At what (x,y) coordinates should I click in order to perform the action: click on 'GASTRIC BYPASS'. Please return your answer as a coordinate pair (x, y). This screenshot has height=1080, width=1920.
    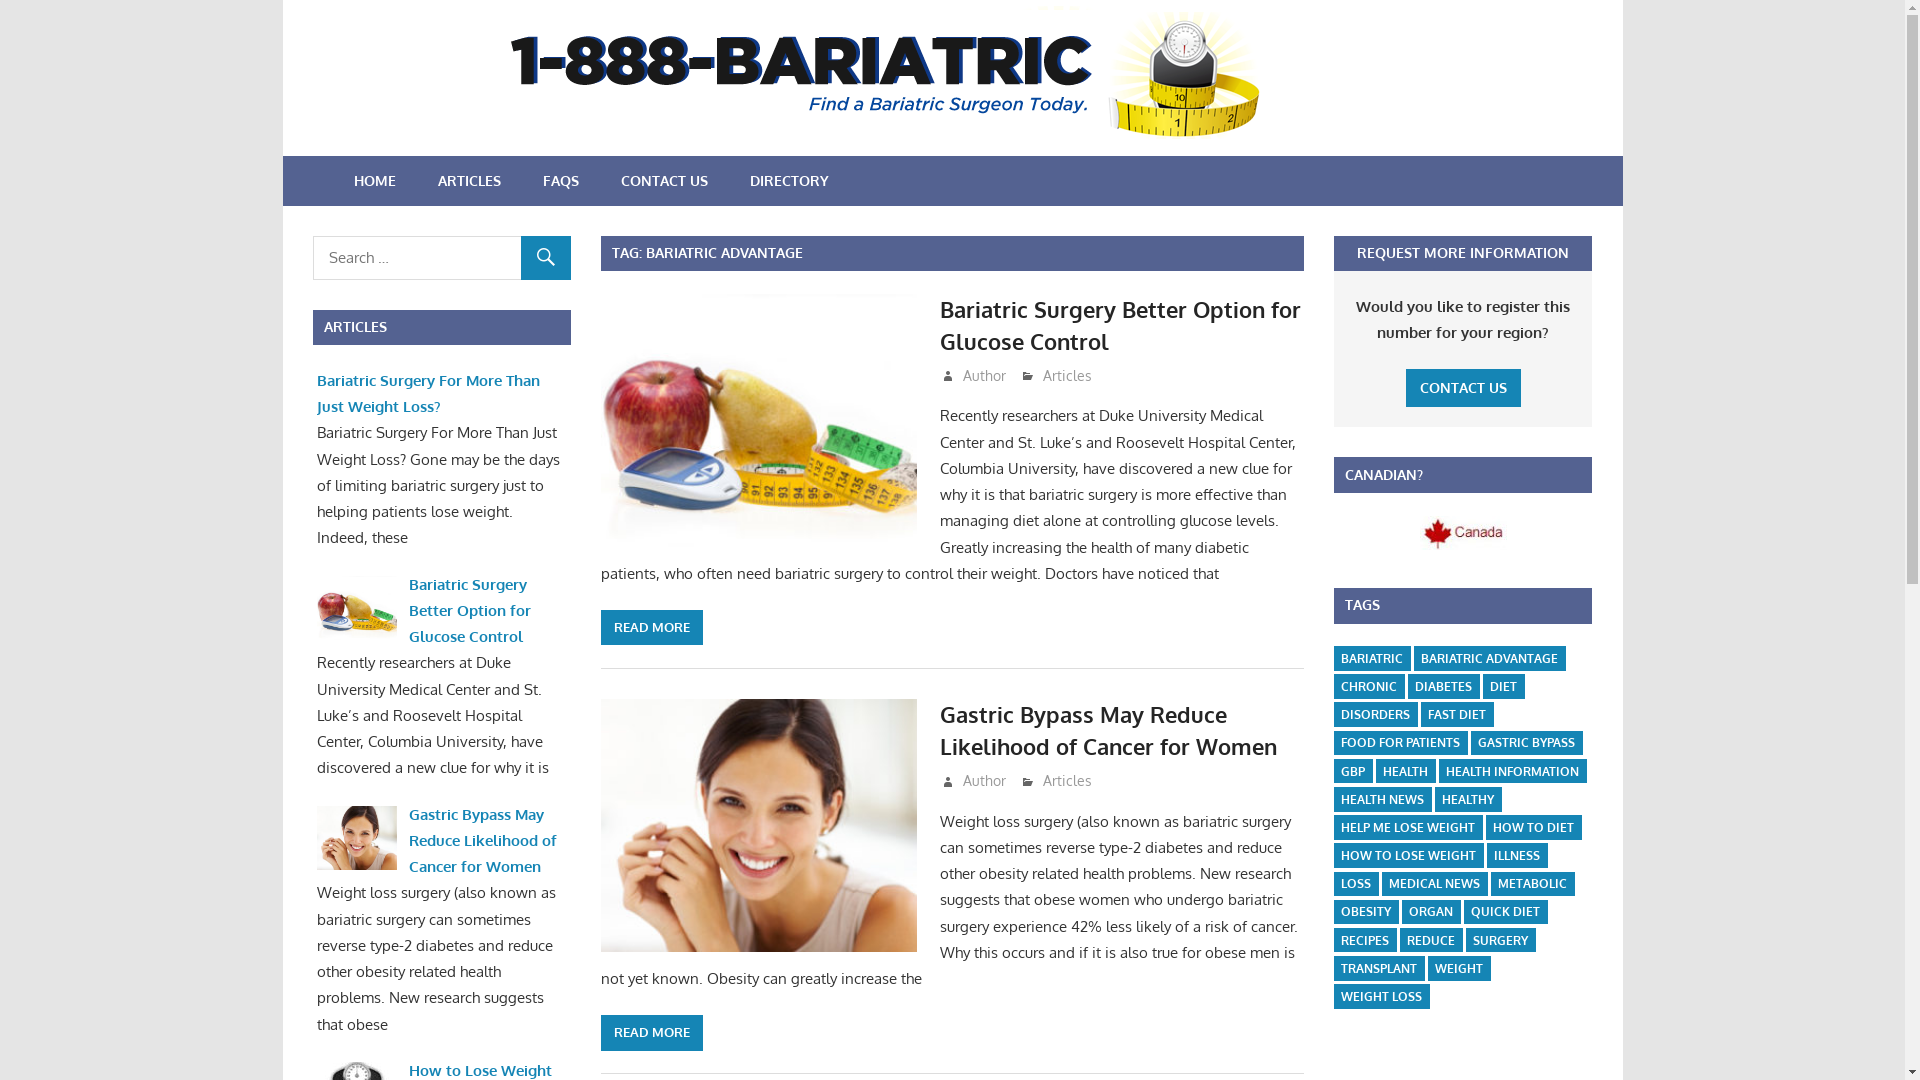
    Looking at the image, I should click on (1525, 743).